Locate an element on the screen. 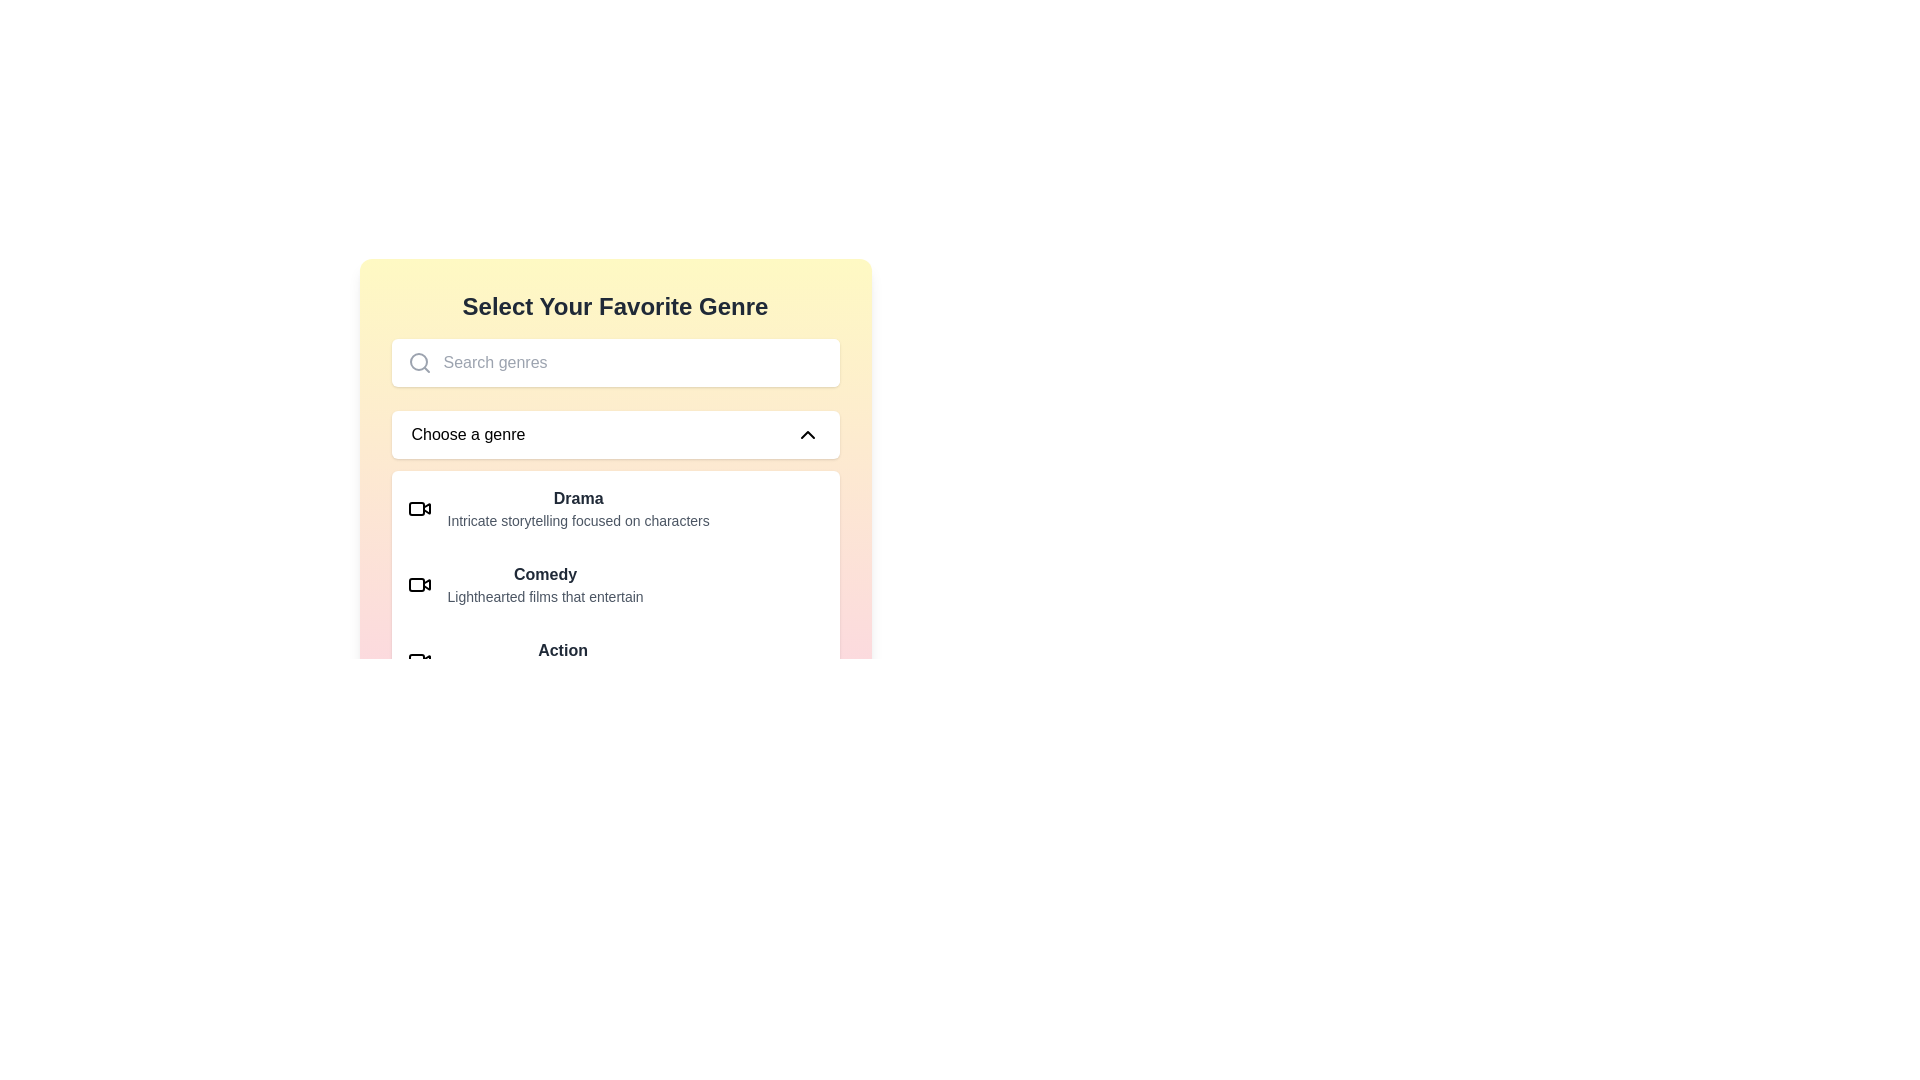 The height and width of the screenshot is (1080, 1920). the second list item labeled 'Comedy', which includes a video camera icon and a description of lighthearted films is located at coordinates (614, 585).